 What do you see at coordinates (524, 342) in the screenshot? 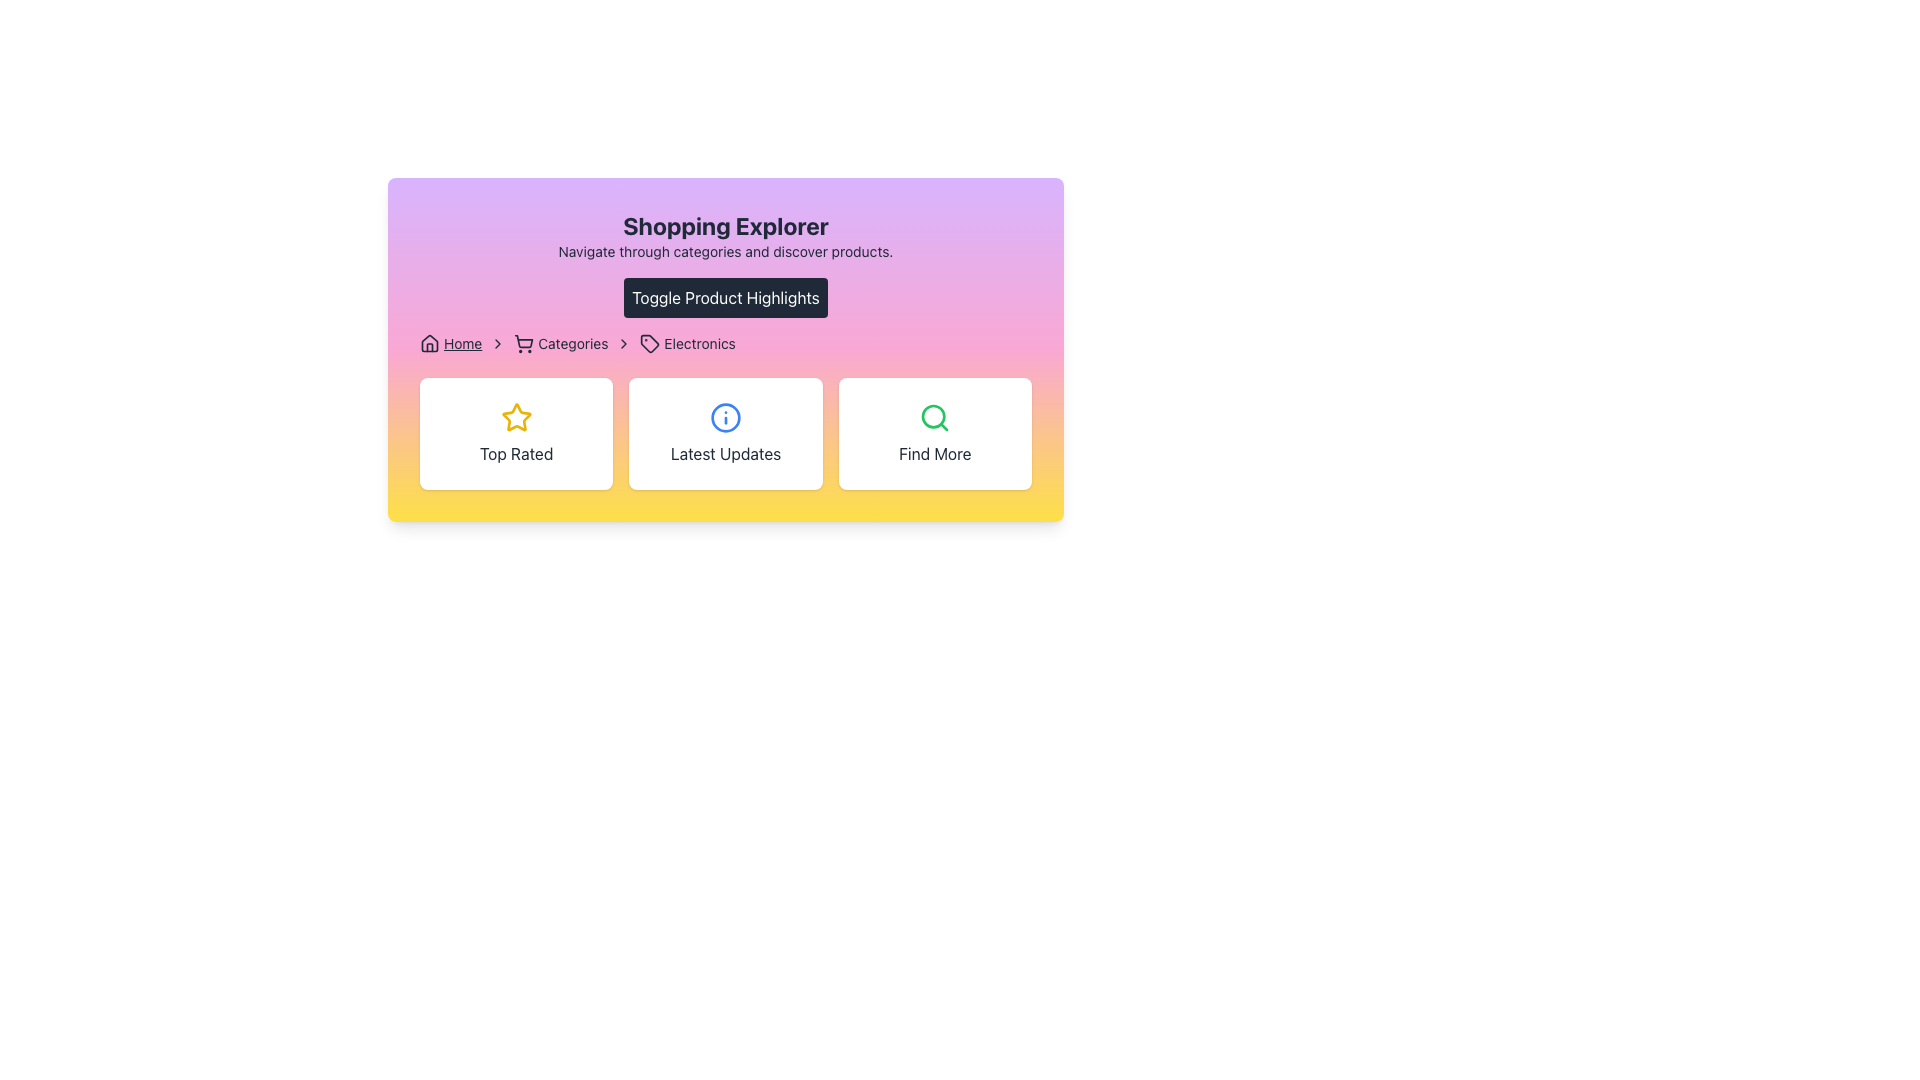
I see `the shopping cart icon located before the 'Categories' text in the breadcrumb navigation` at bounding box center [524, 342].